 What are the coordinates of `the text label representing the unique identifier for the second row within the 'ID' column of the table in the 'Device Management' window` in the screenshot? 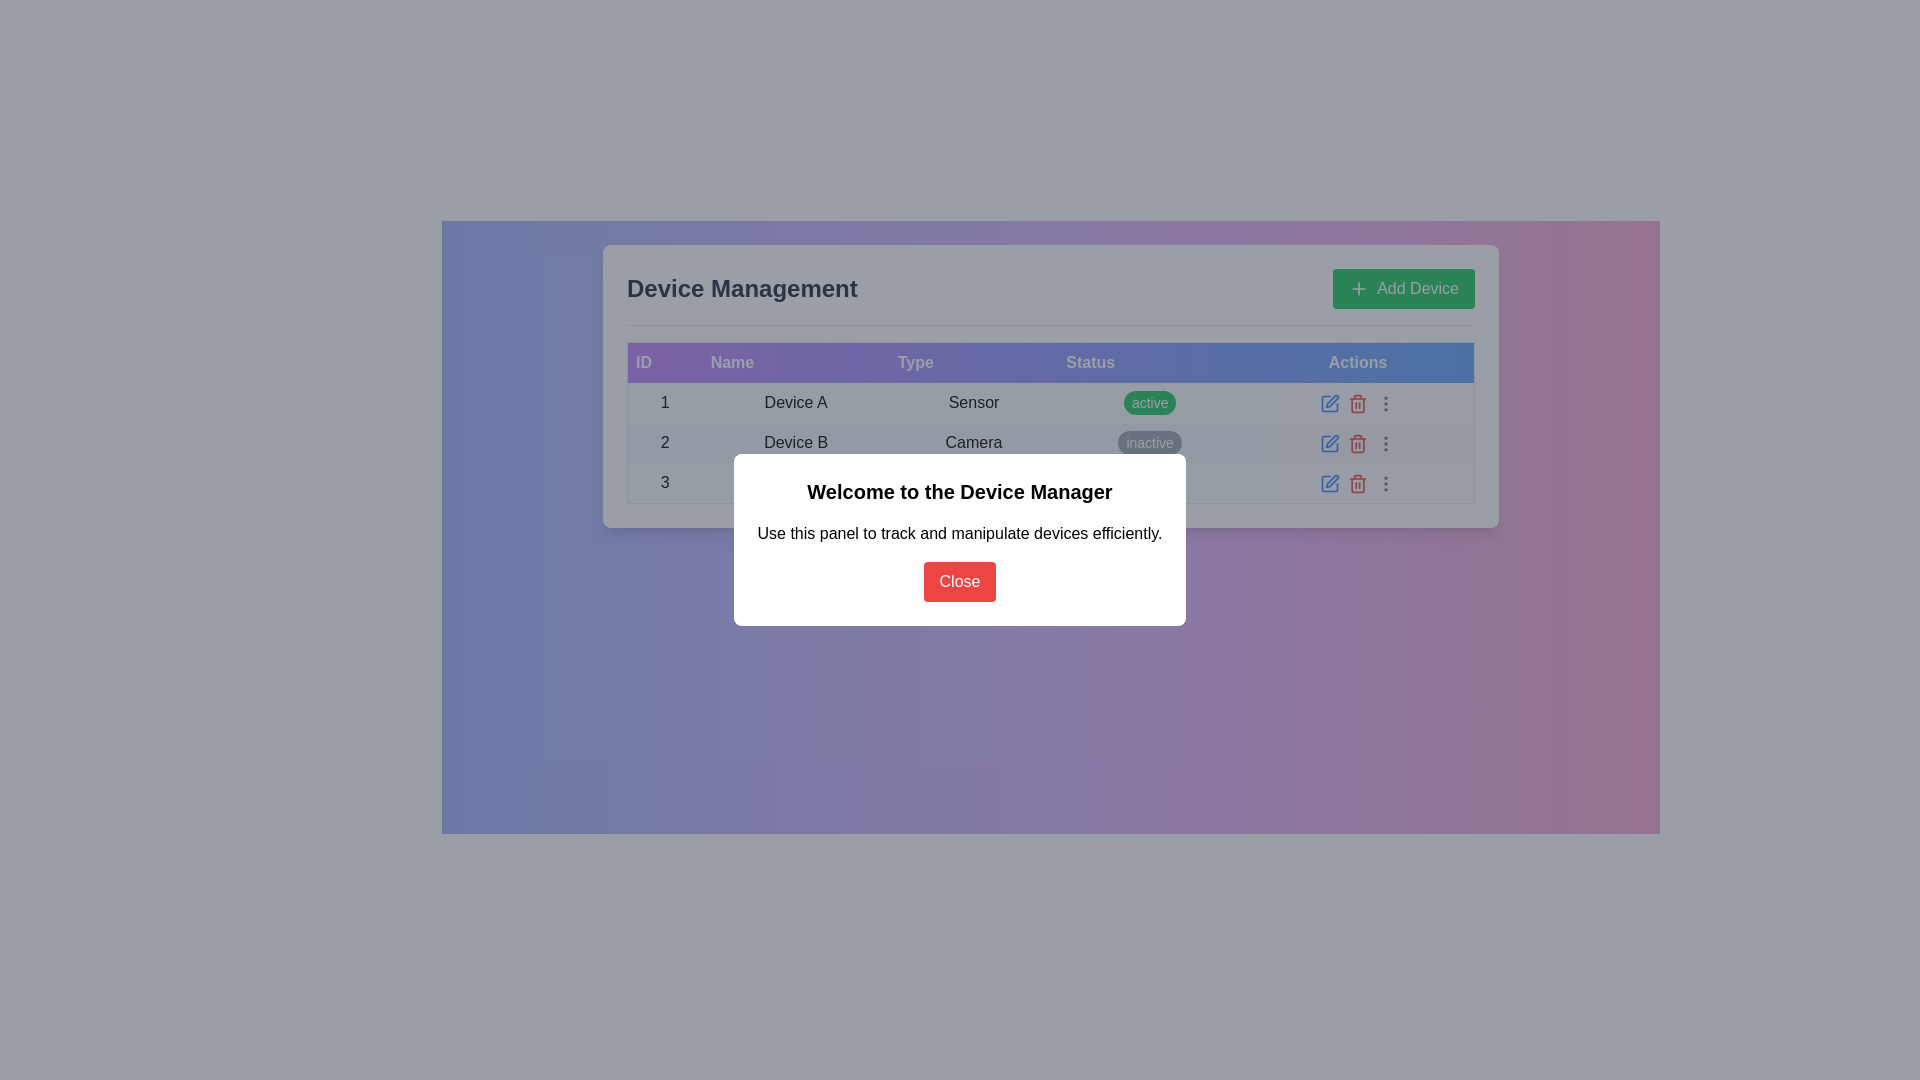 It's located at (665, 442).